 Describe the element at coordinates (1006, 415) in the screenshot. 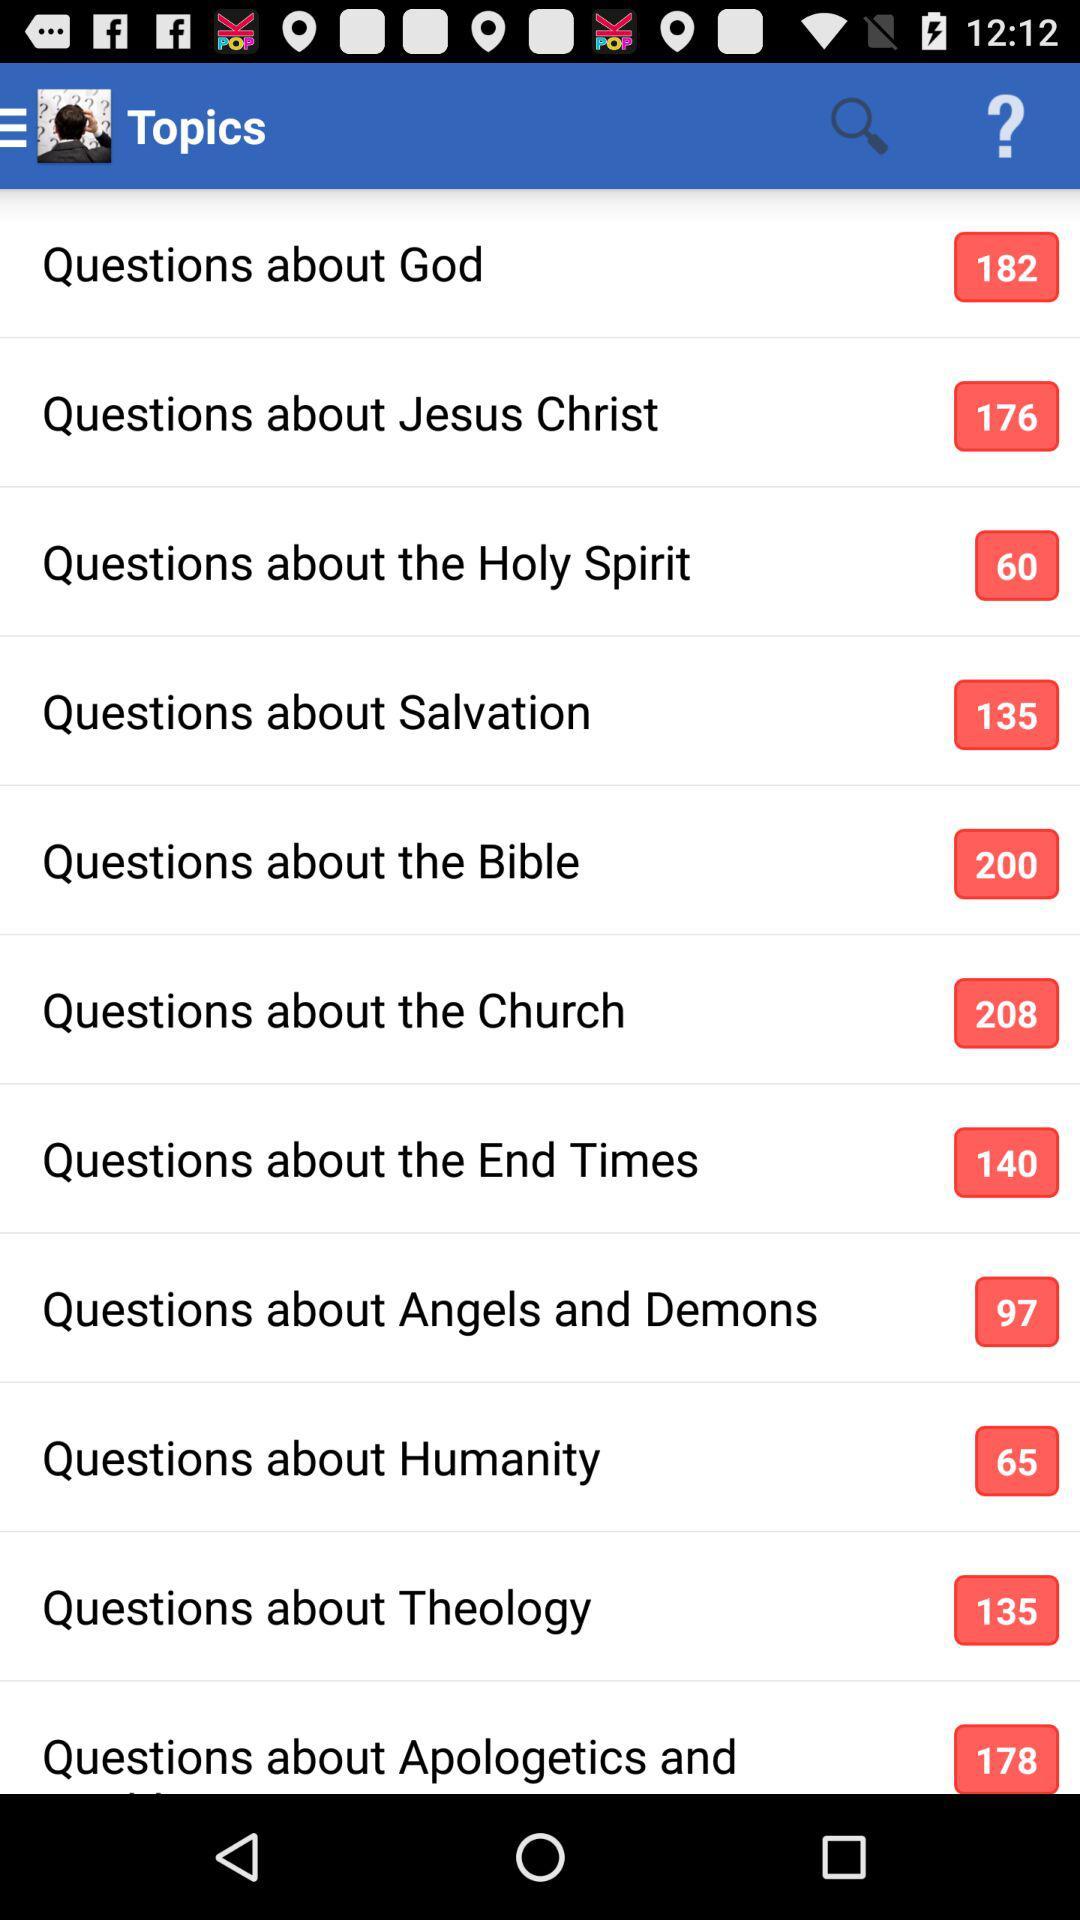

I see `176 item` at that location.